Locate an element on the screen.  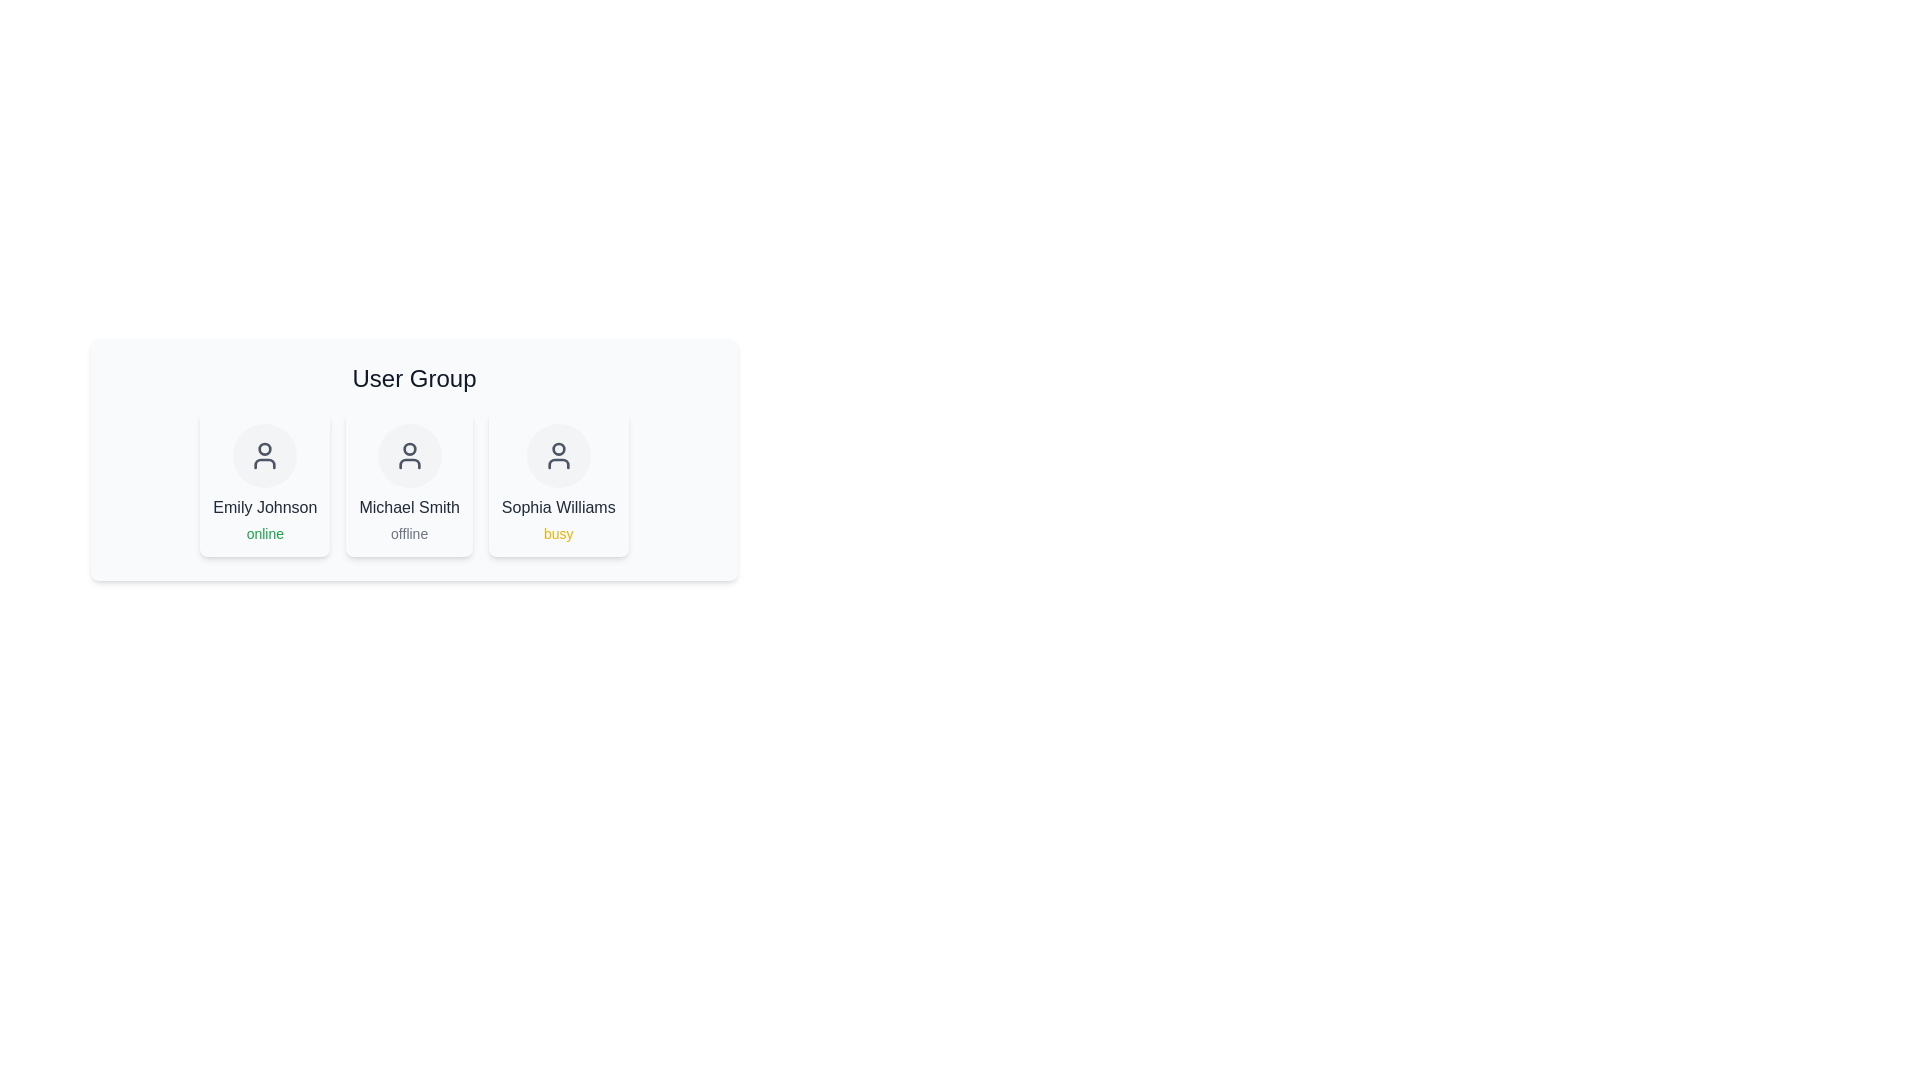
displayed name 'Sophia Williams' from the text label located in the bottom section of the user profile card, which is the third card under the 'User Group' heading is located at coordinates (558, 507).